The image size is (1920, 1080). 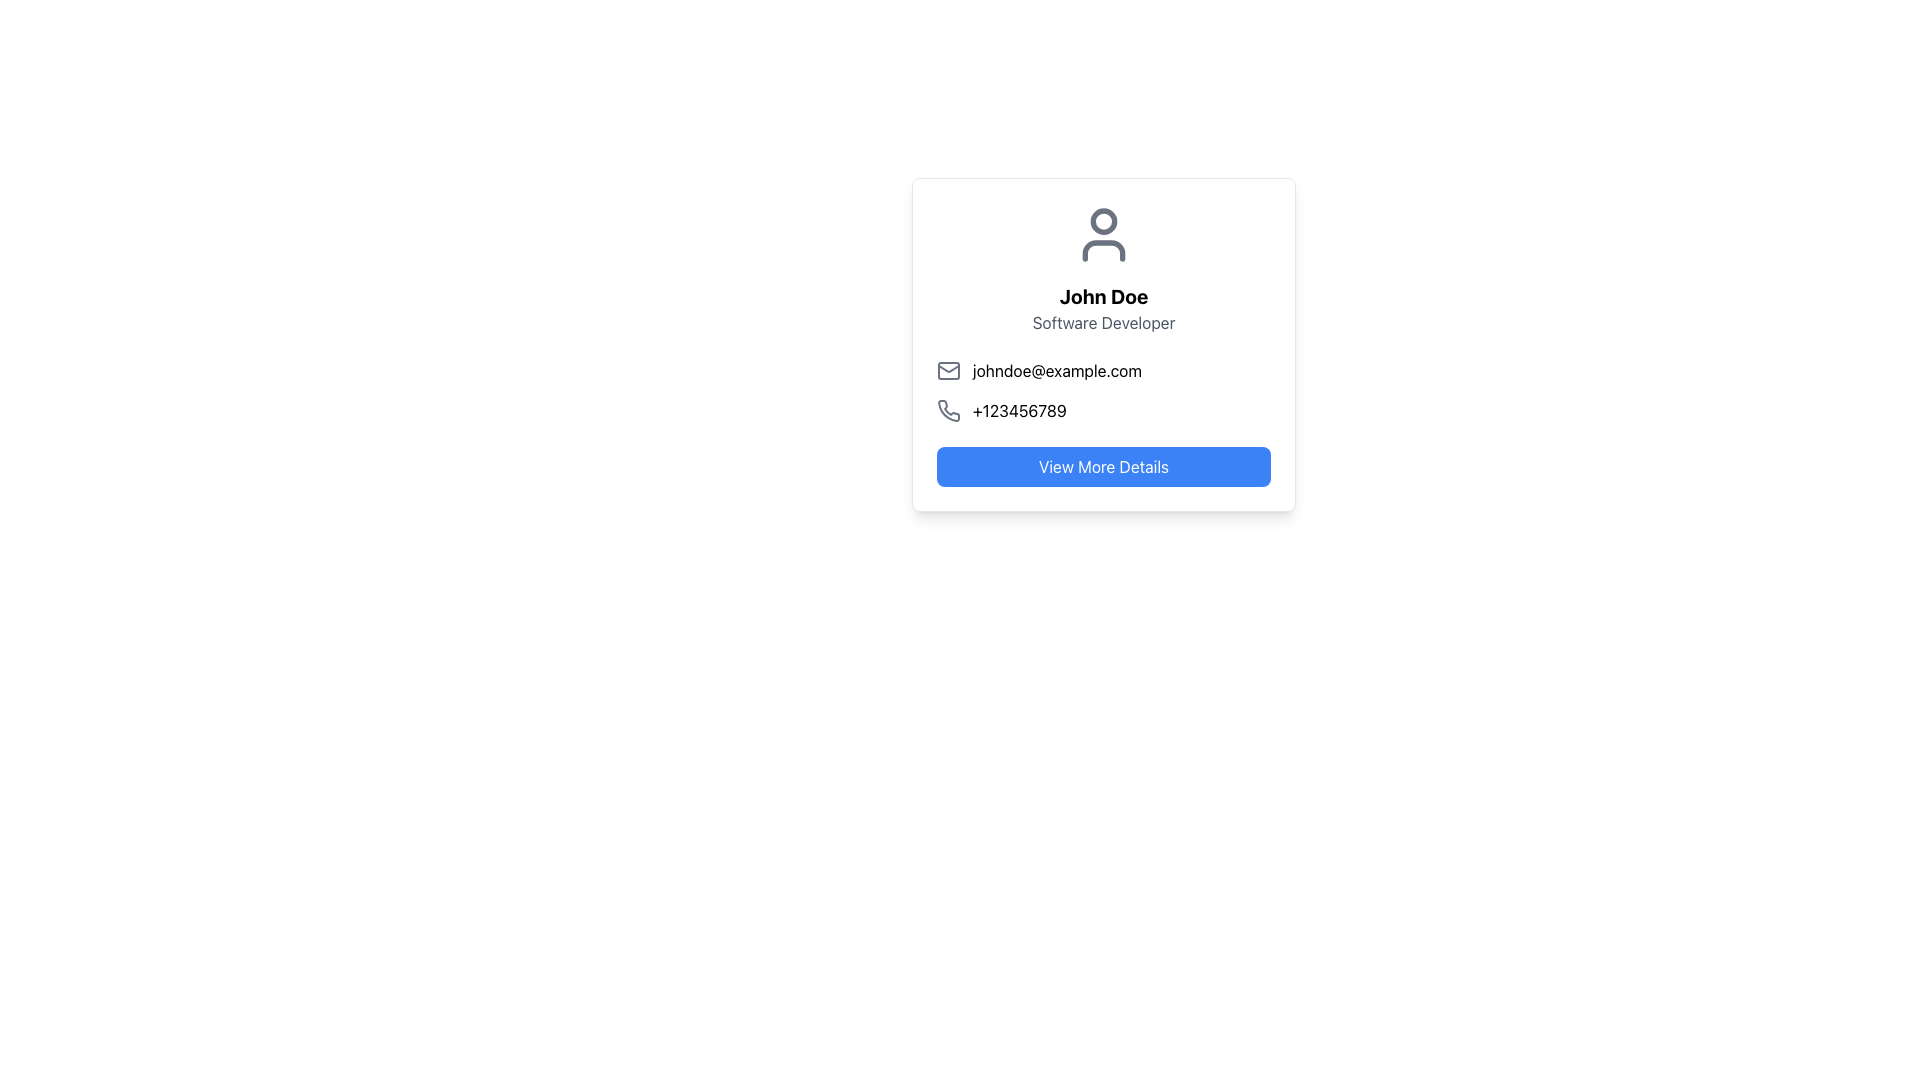 What do you see at coordinates (1103, 220) in the screenshot?
I see `the circular user icon graphic that represents the head of the avatar structure, located at the topmost part of the gray-colored figure` at bounding box center [1103, 220].